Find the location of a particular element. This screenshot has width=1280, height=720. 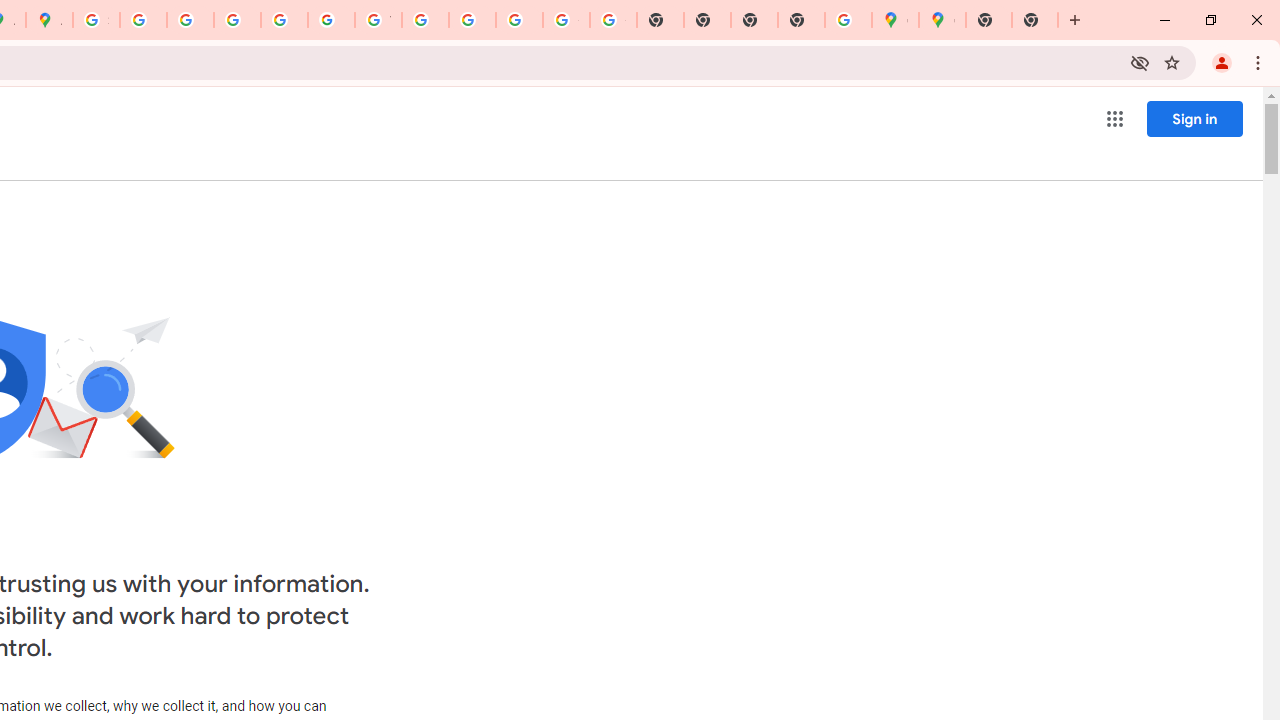

'YouTube' is located at coordinates (378, 20).